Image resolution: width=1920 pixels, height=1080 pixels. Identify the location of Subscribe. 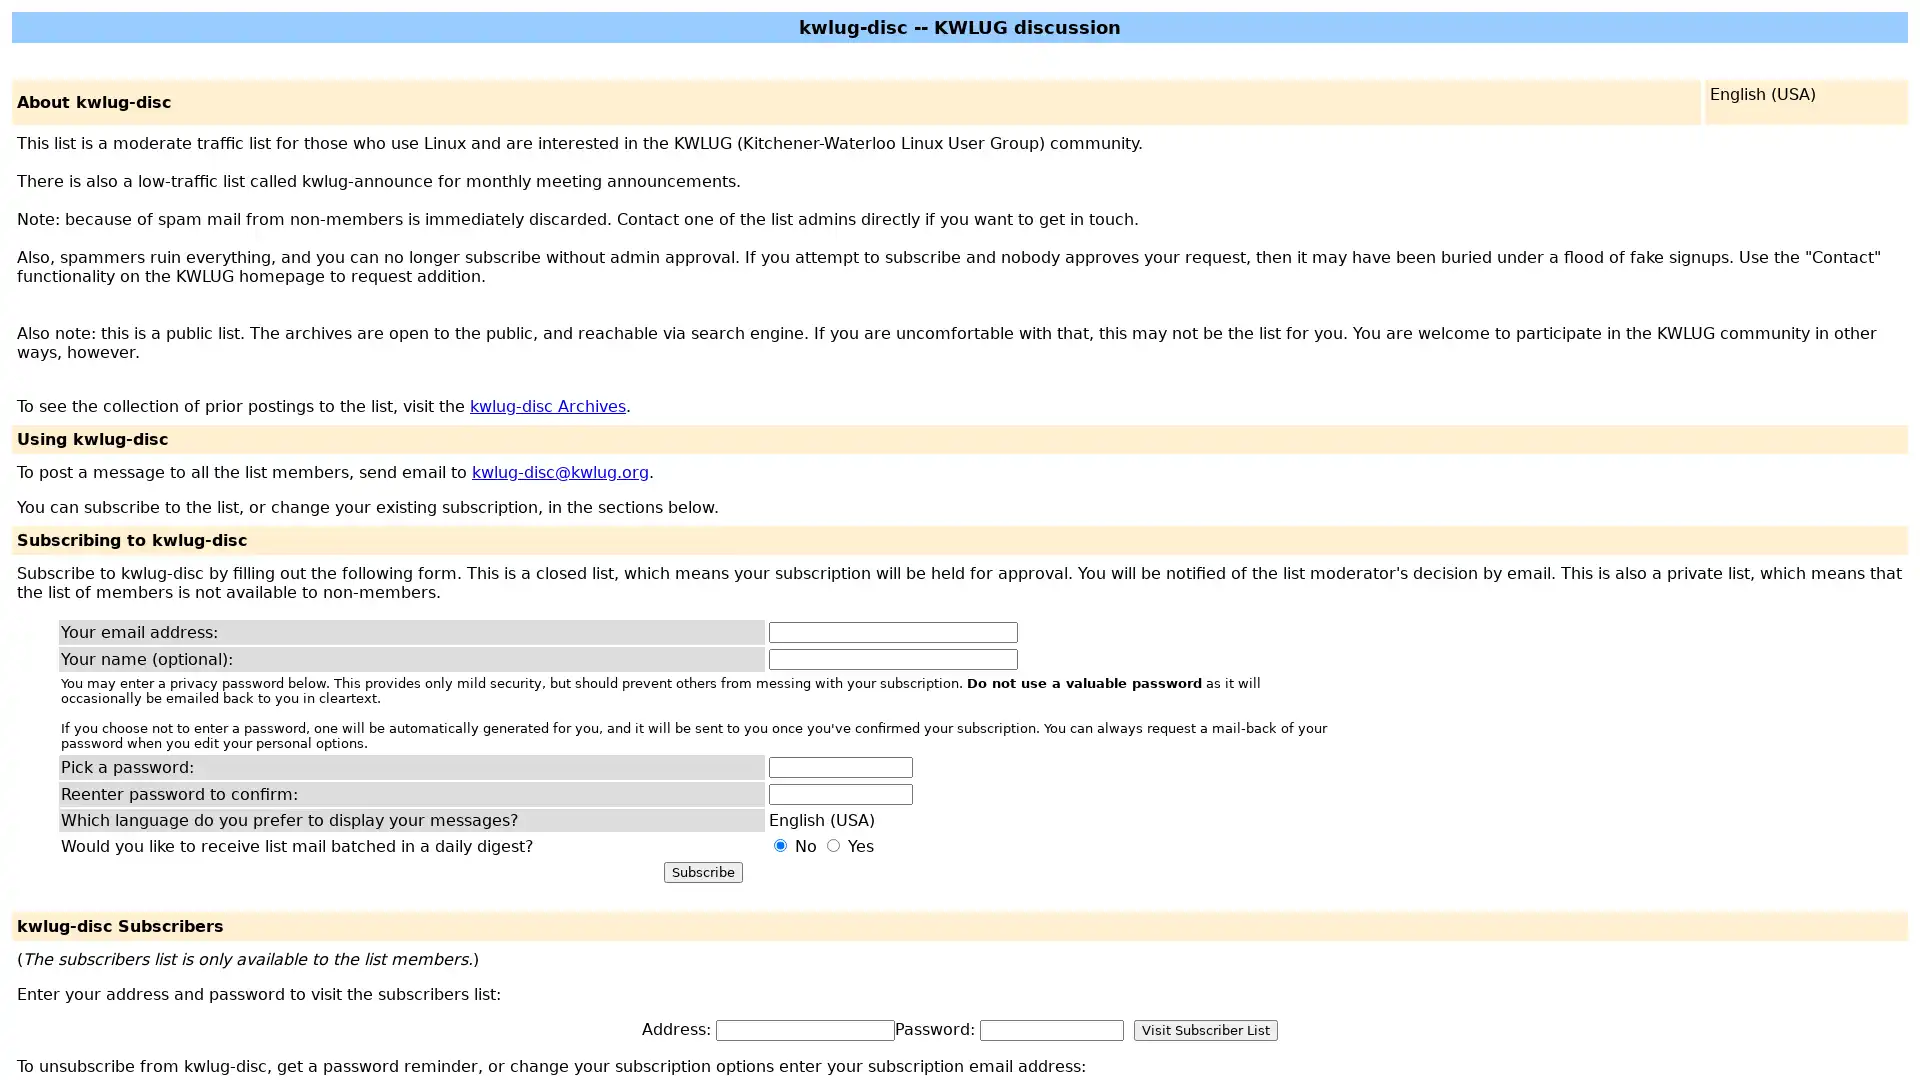
(702, 871).